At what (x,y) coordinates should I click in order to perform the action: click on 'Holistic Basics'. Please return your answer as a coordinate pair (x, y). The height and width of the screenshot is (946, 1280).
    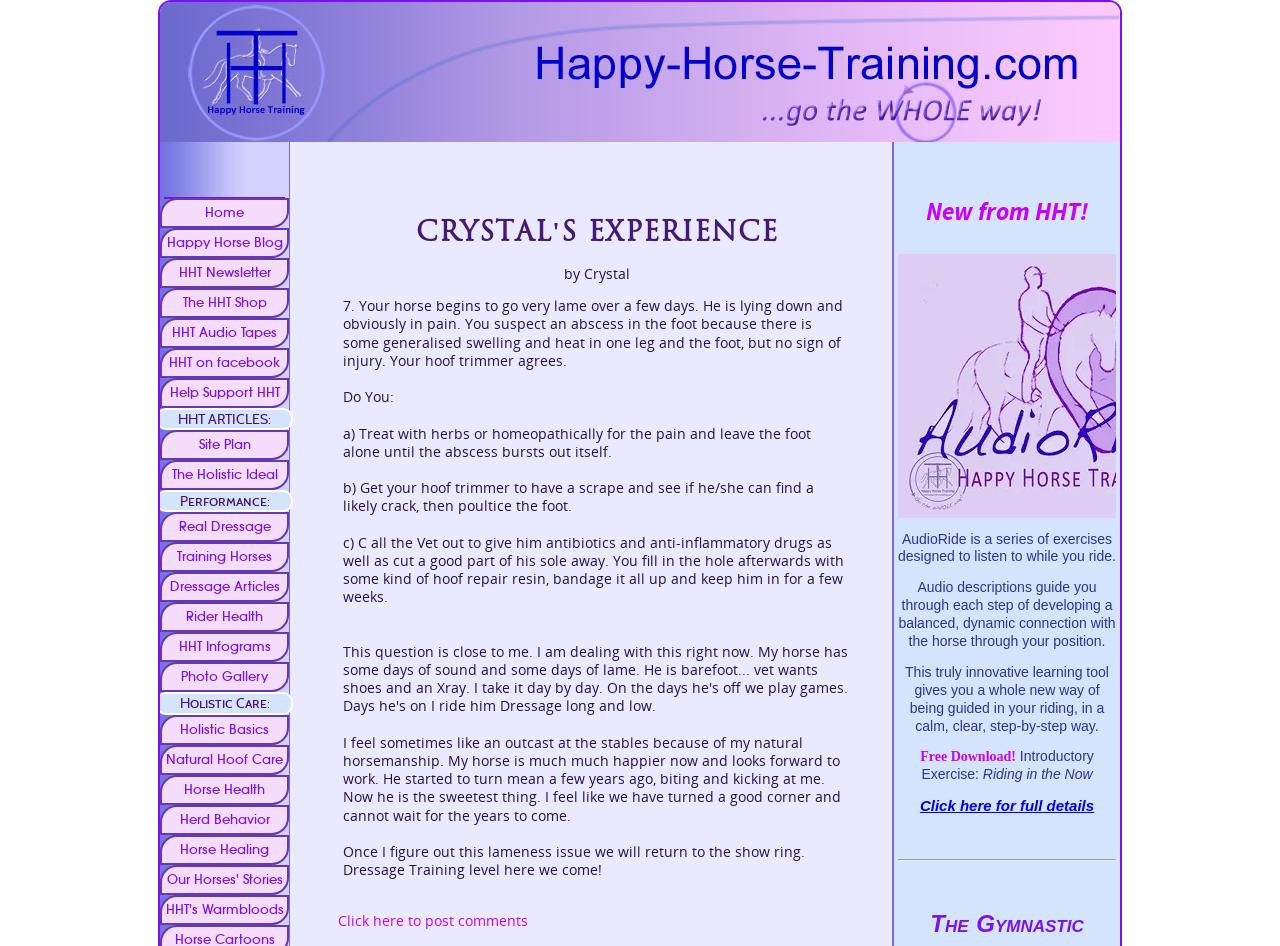
    Looking at the image, I should click on (224, 727).